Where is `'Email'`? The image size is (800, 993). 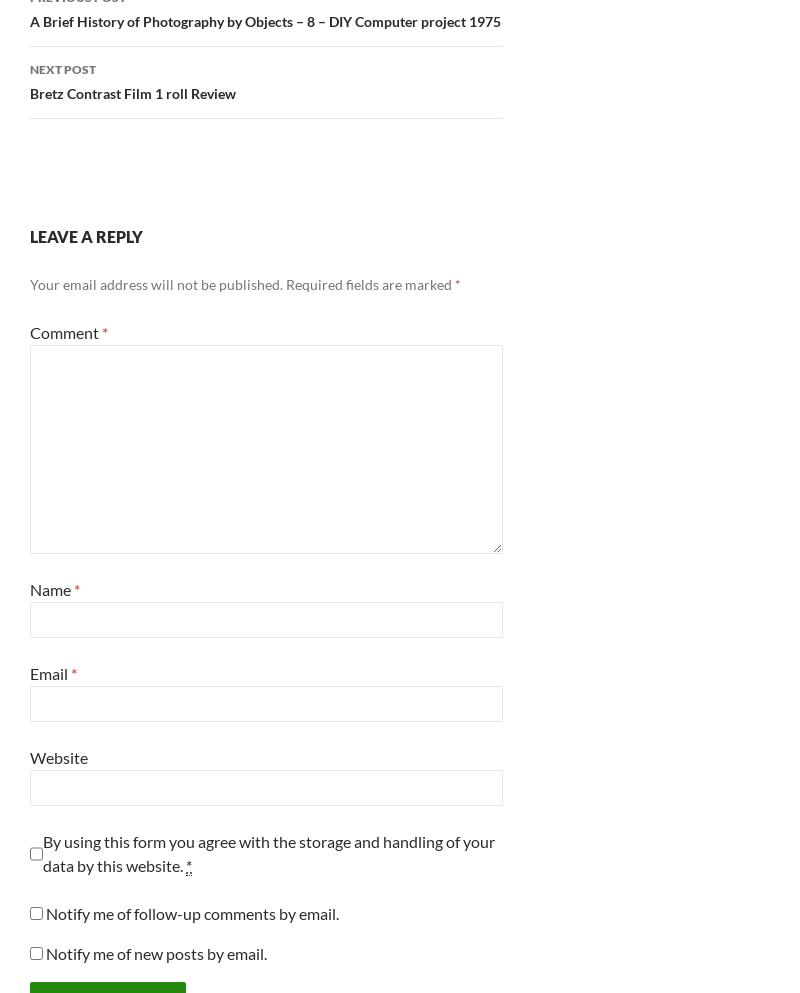 'Email' is located at coordinates (49, 672).